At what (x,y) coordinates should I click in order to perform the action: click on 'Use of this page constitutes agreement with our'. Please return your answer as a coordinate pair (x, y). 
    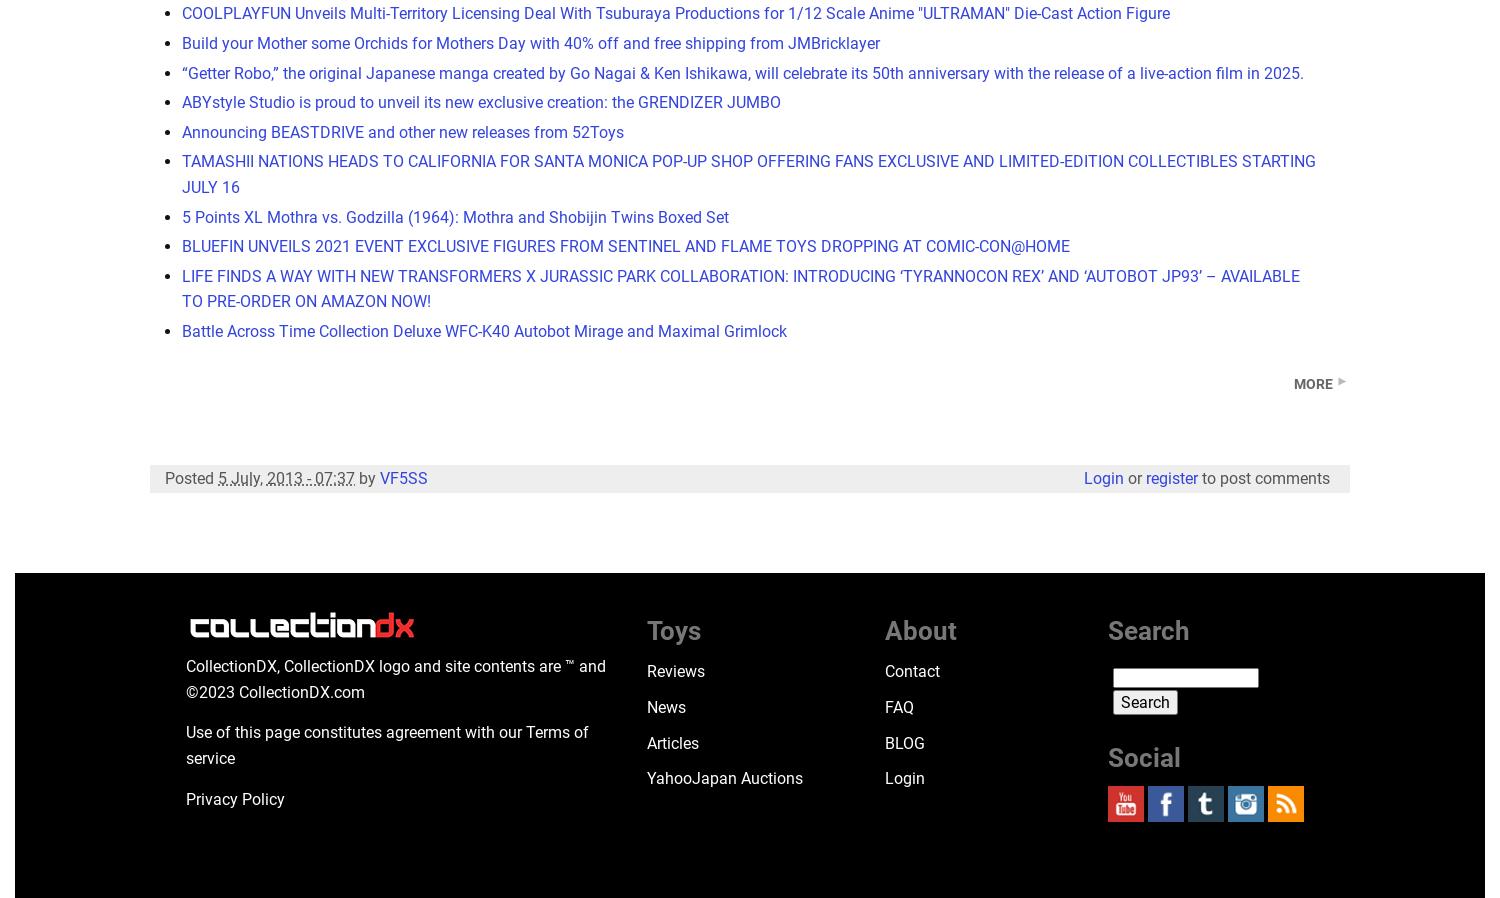
    Looking at the image, I should click on (354, 732).